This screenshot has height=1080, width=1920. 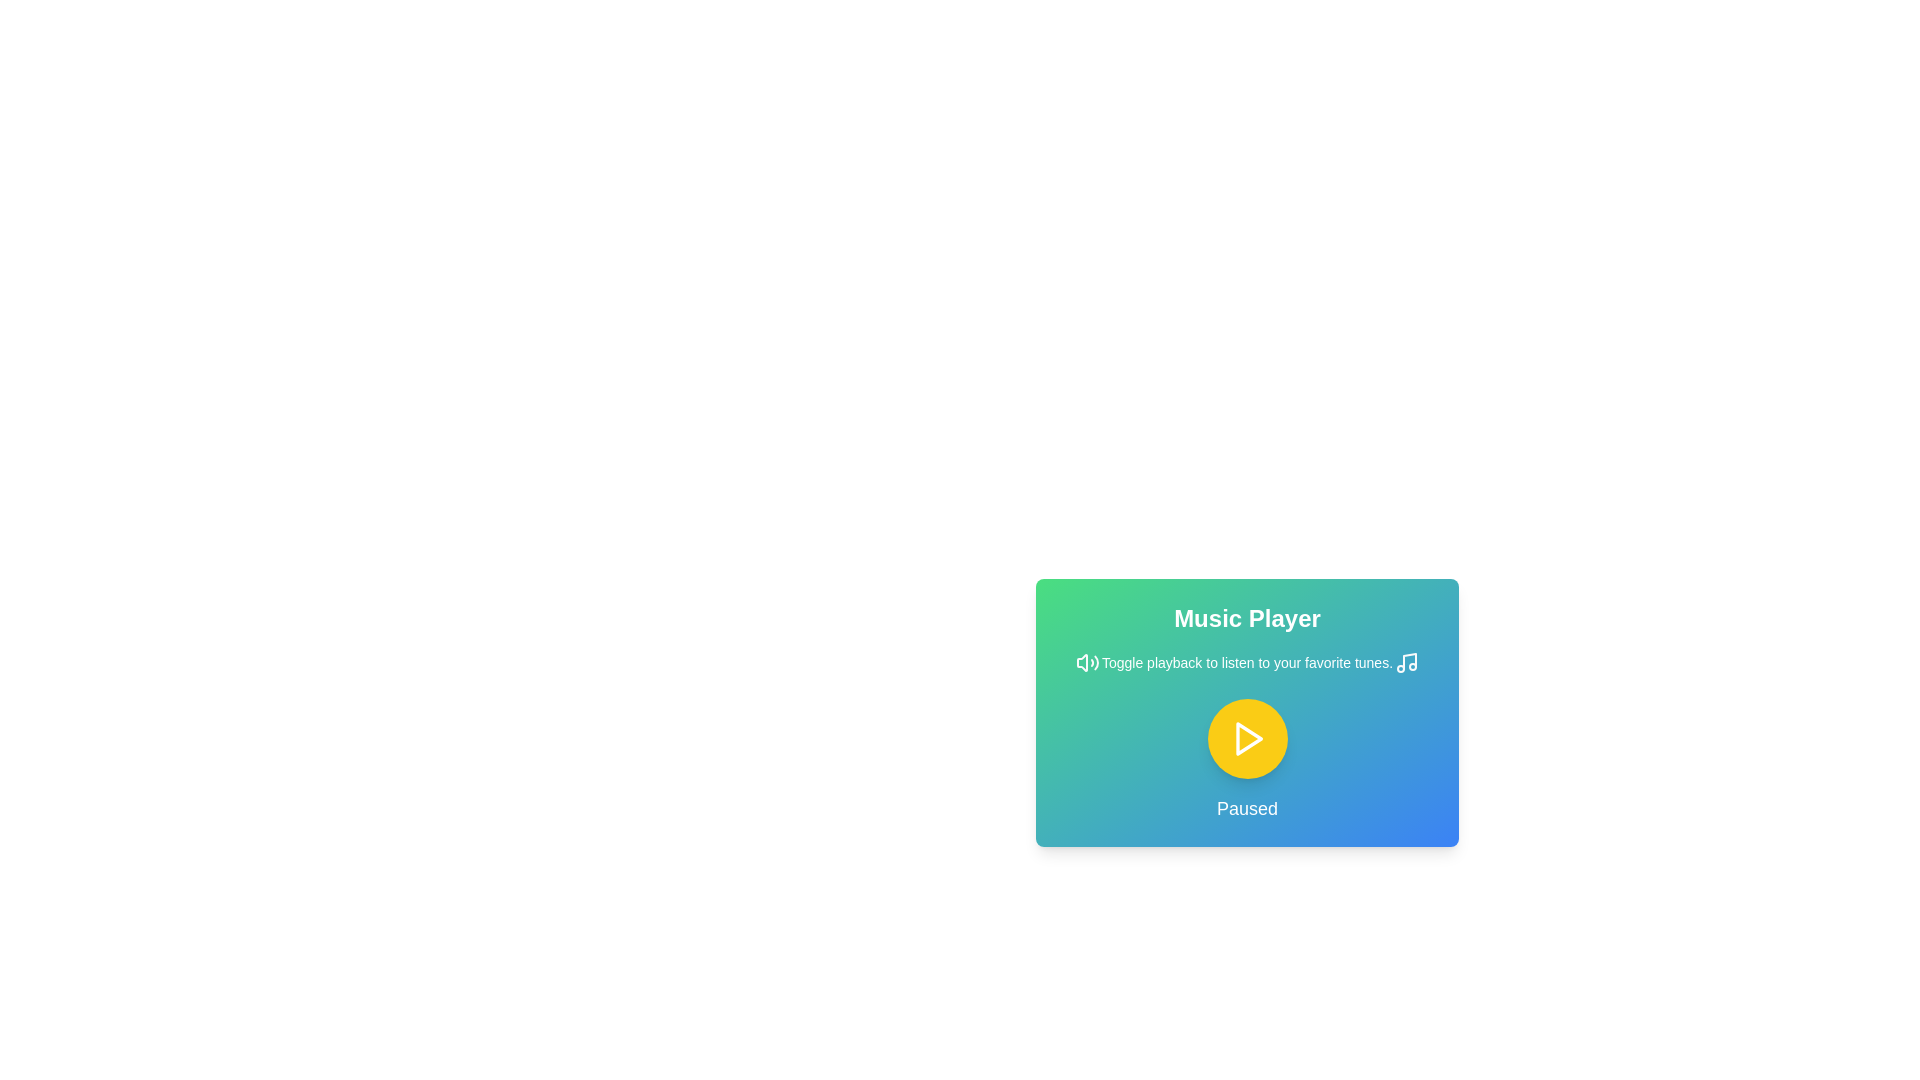 I want to click on the triangular play icon located centrally within the circular button at the bottom of the music player interface, so click(x=1248, y=739).